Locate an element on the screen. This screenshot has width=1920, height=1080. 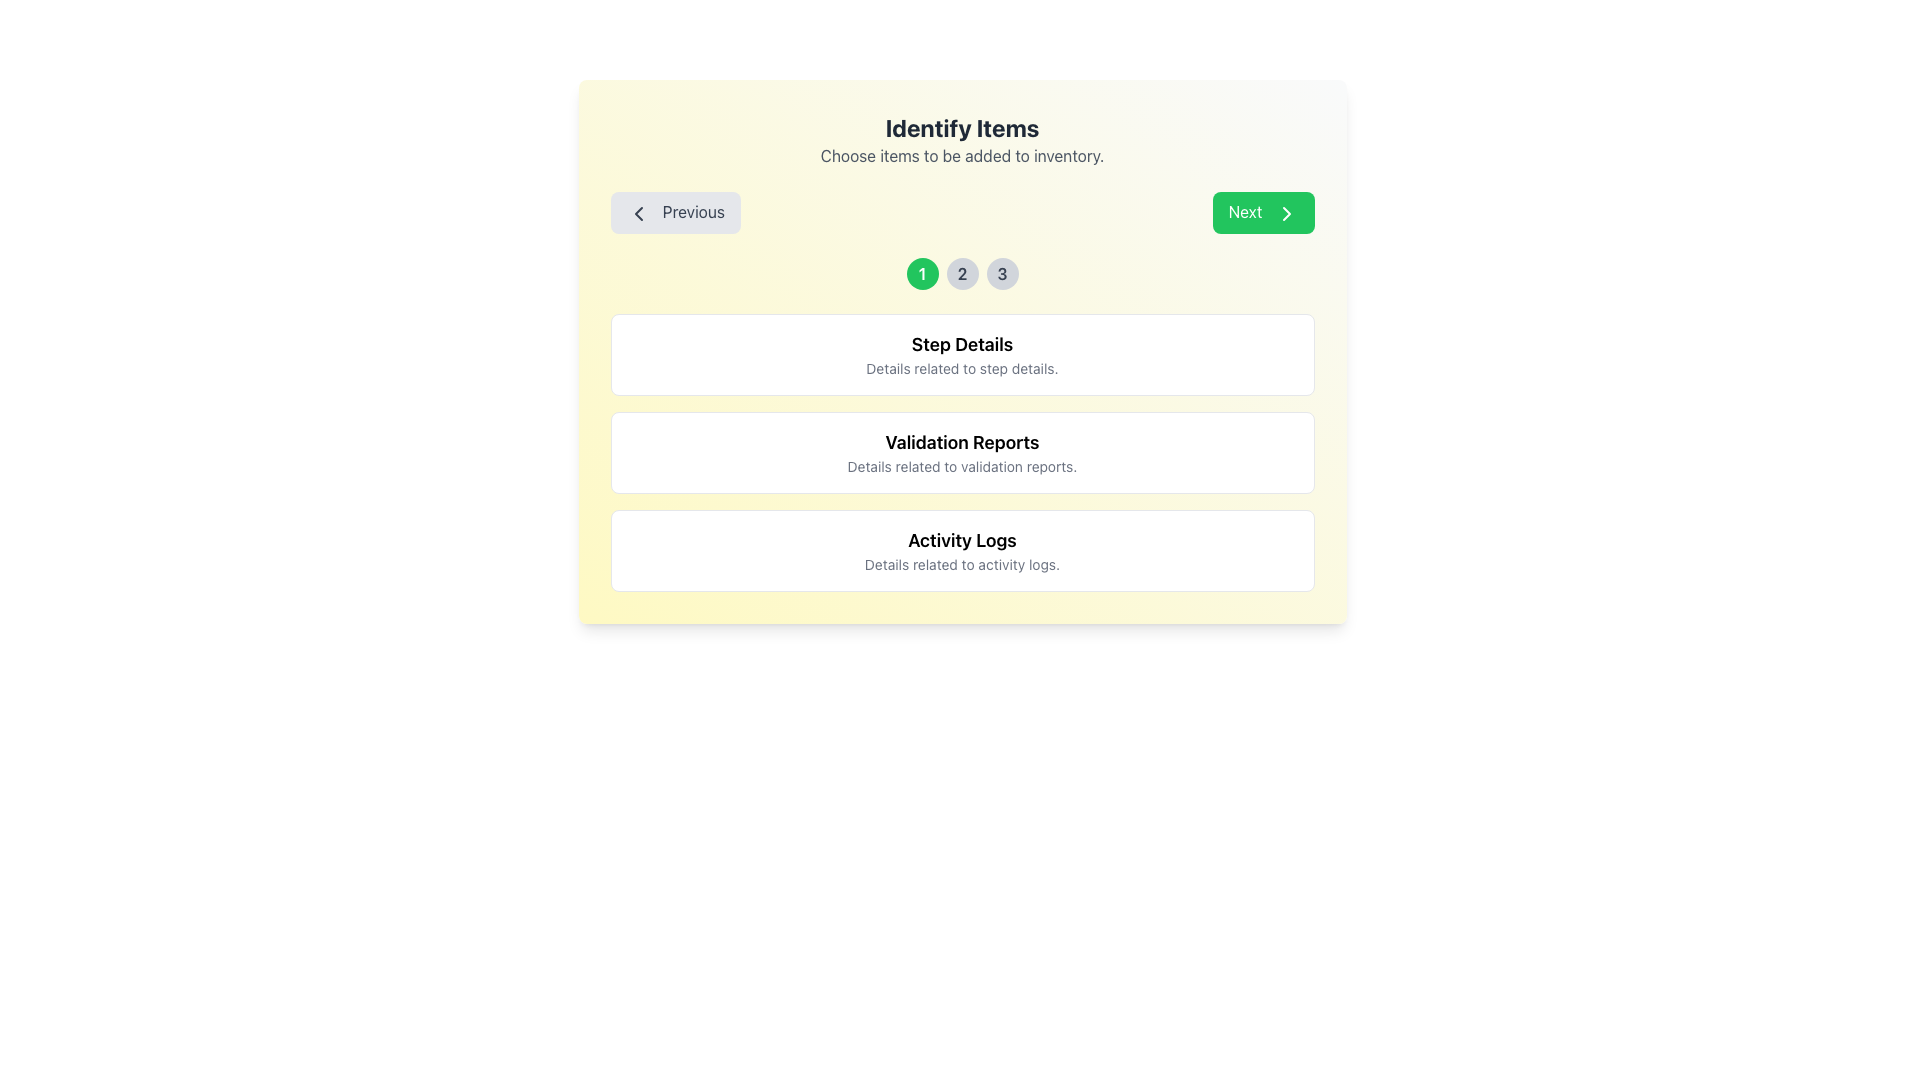
the right-pointing chevron icon within the green rounded rectangle button labeled 'Next' located in the top-right corner of the interface is located at coordinates (1286, 213).